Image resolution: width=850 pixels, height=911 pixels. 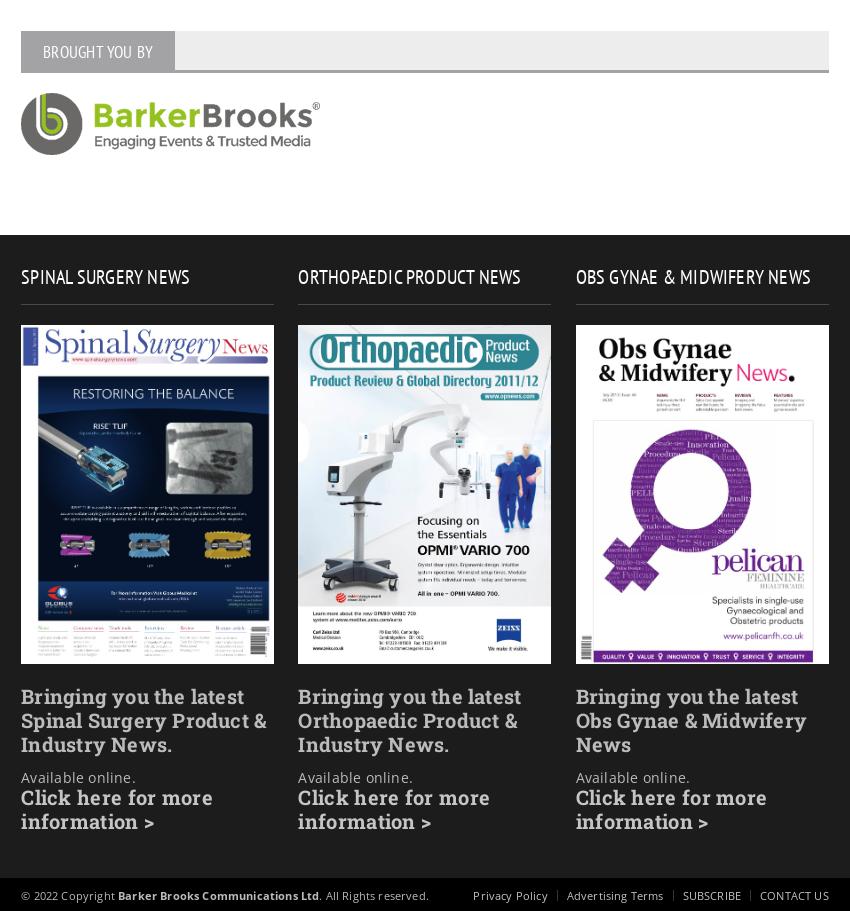 What do you see at coordinates (689, 719) in the screenshot?
I see `'Bringing you the latest Obs Gynae & Midwifery News'` at bounding box center [689, 719].